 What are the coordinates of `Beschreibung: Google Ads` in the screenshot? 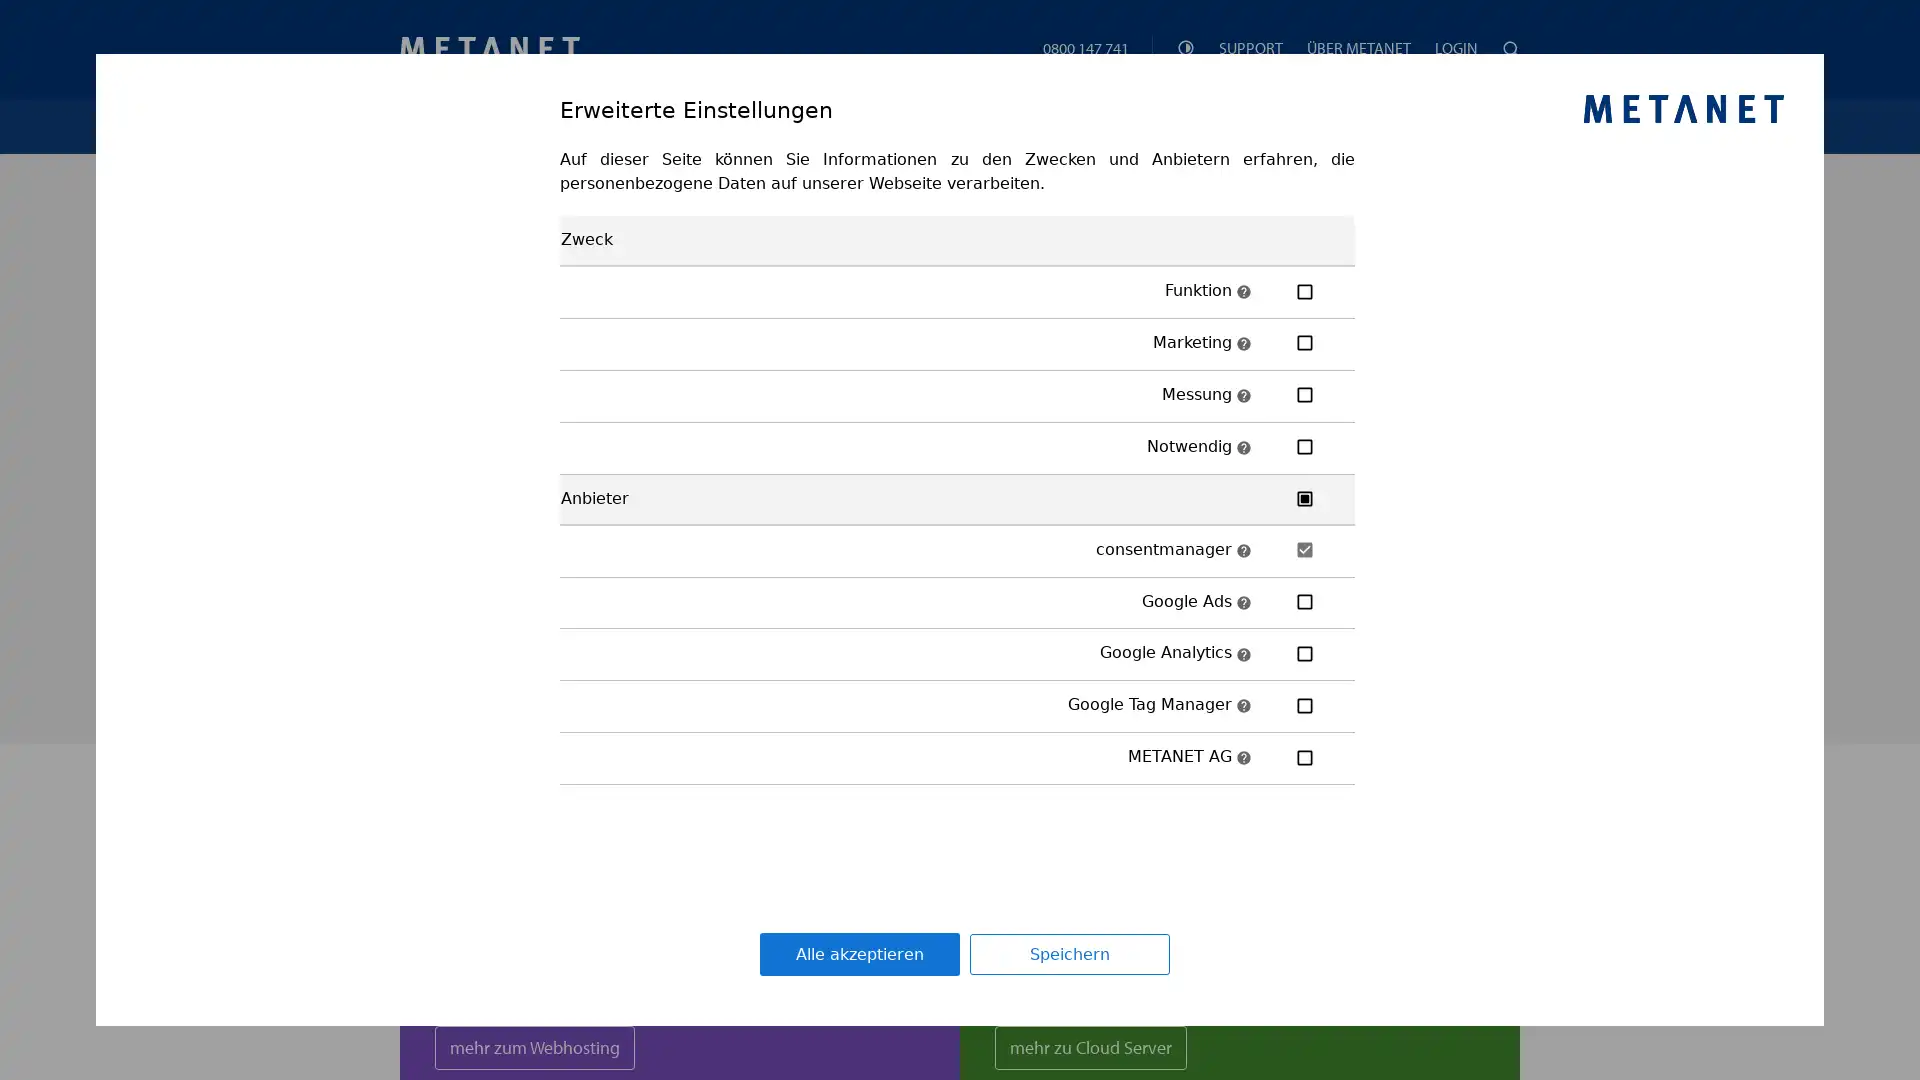 It's located at (1242, 599).